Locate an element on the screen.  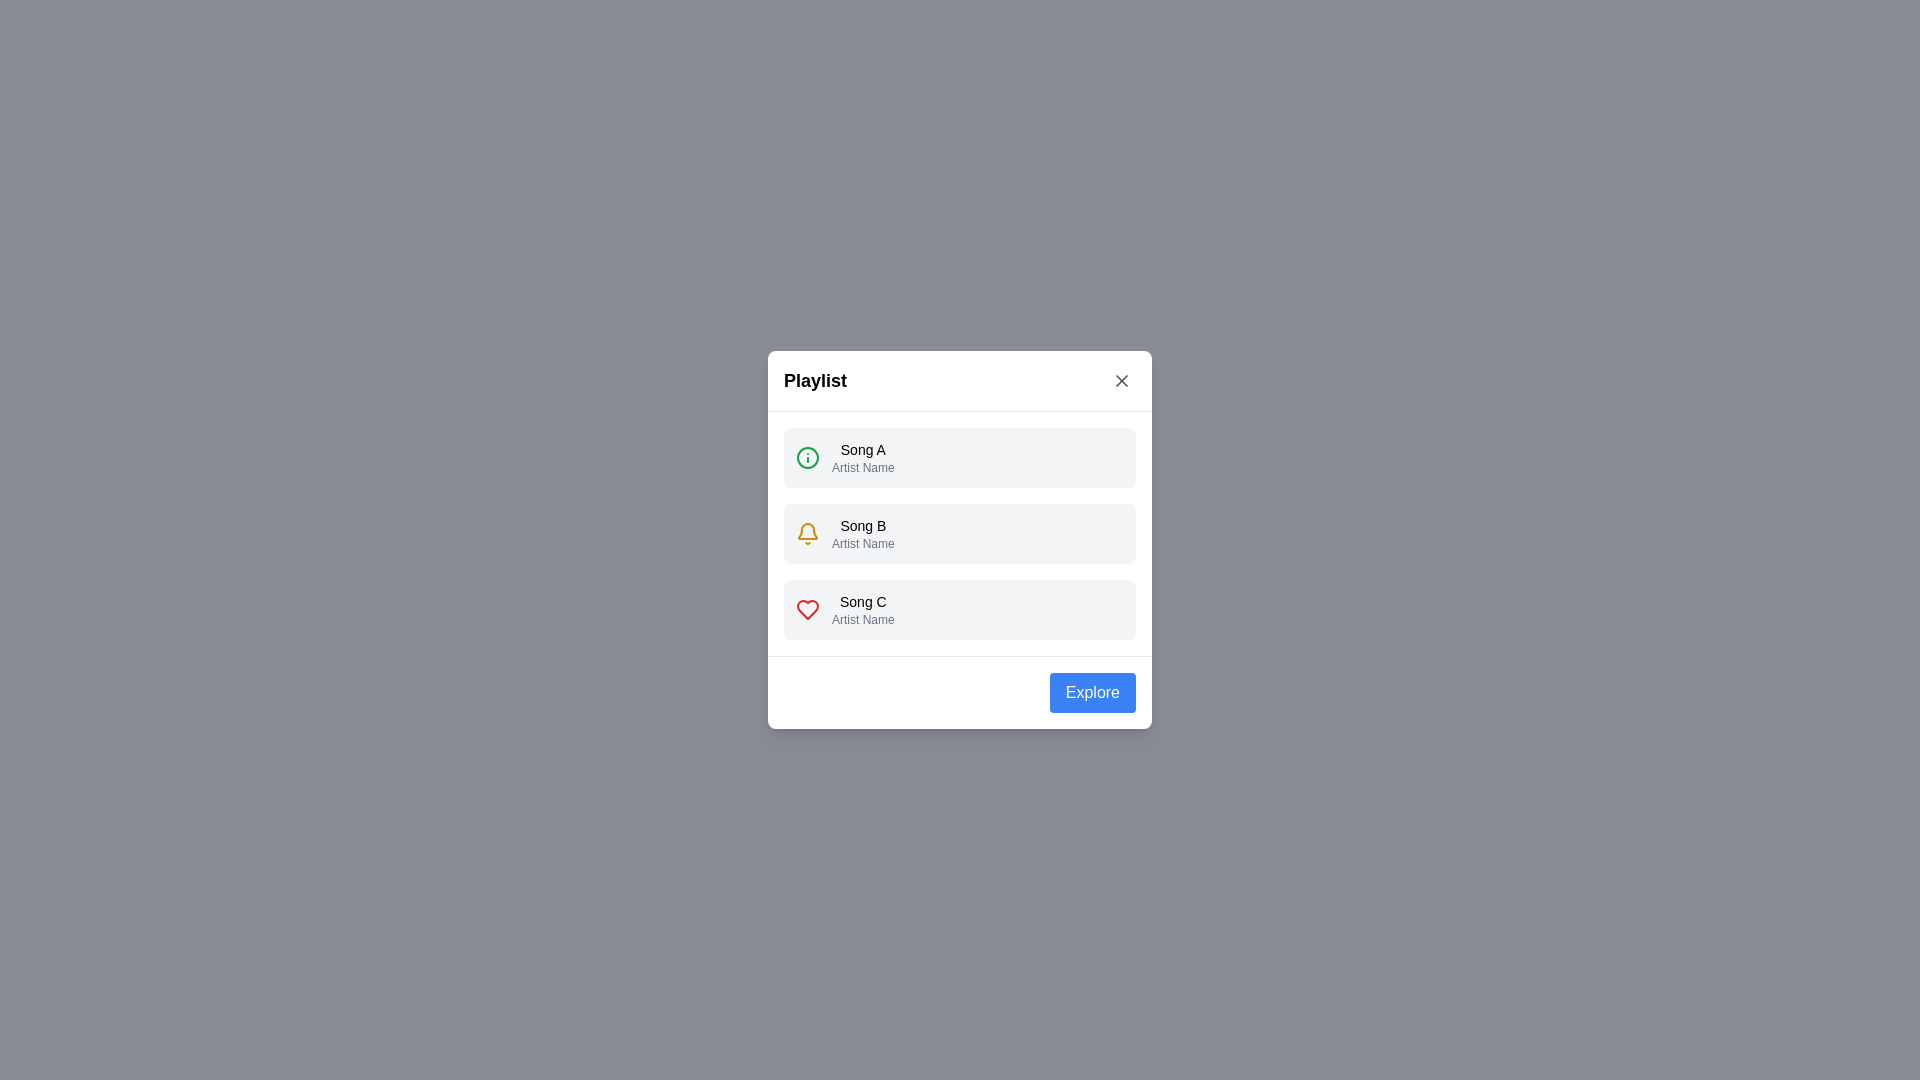
the circular button with a gray 'X' icon is located at coordinates (1122, 381).